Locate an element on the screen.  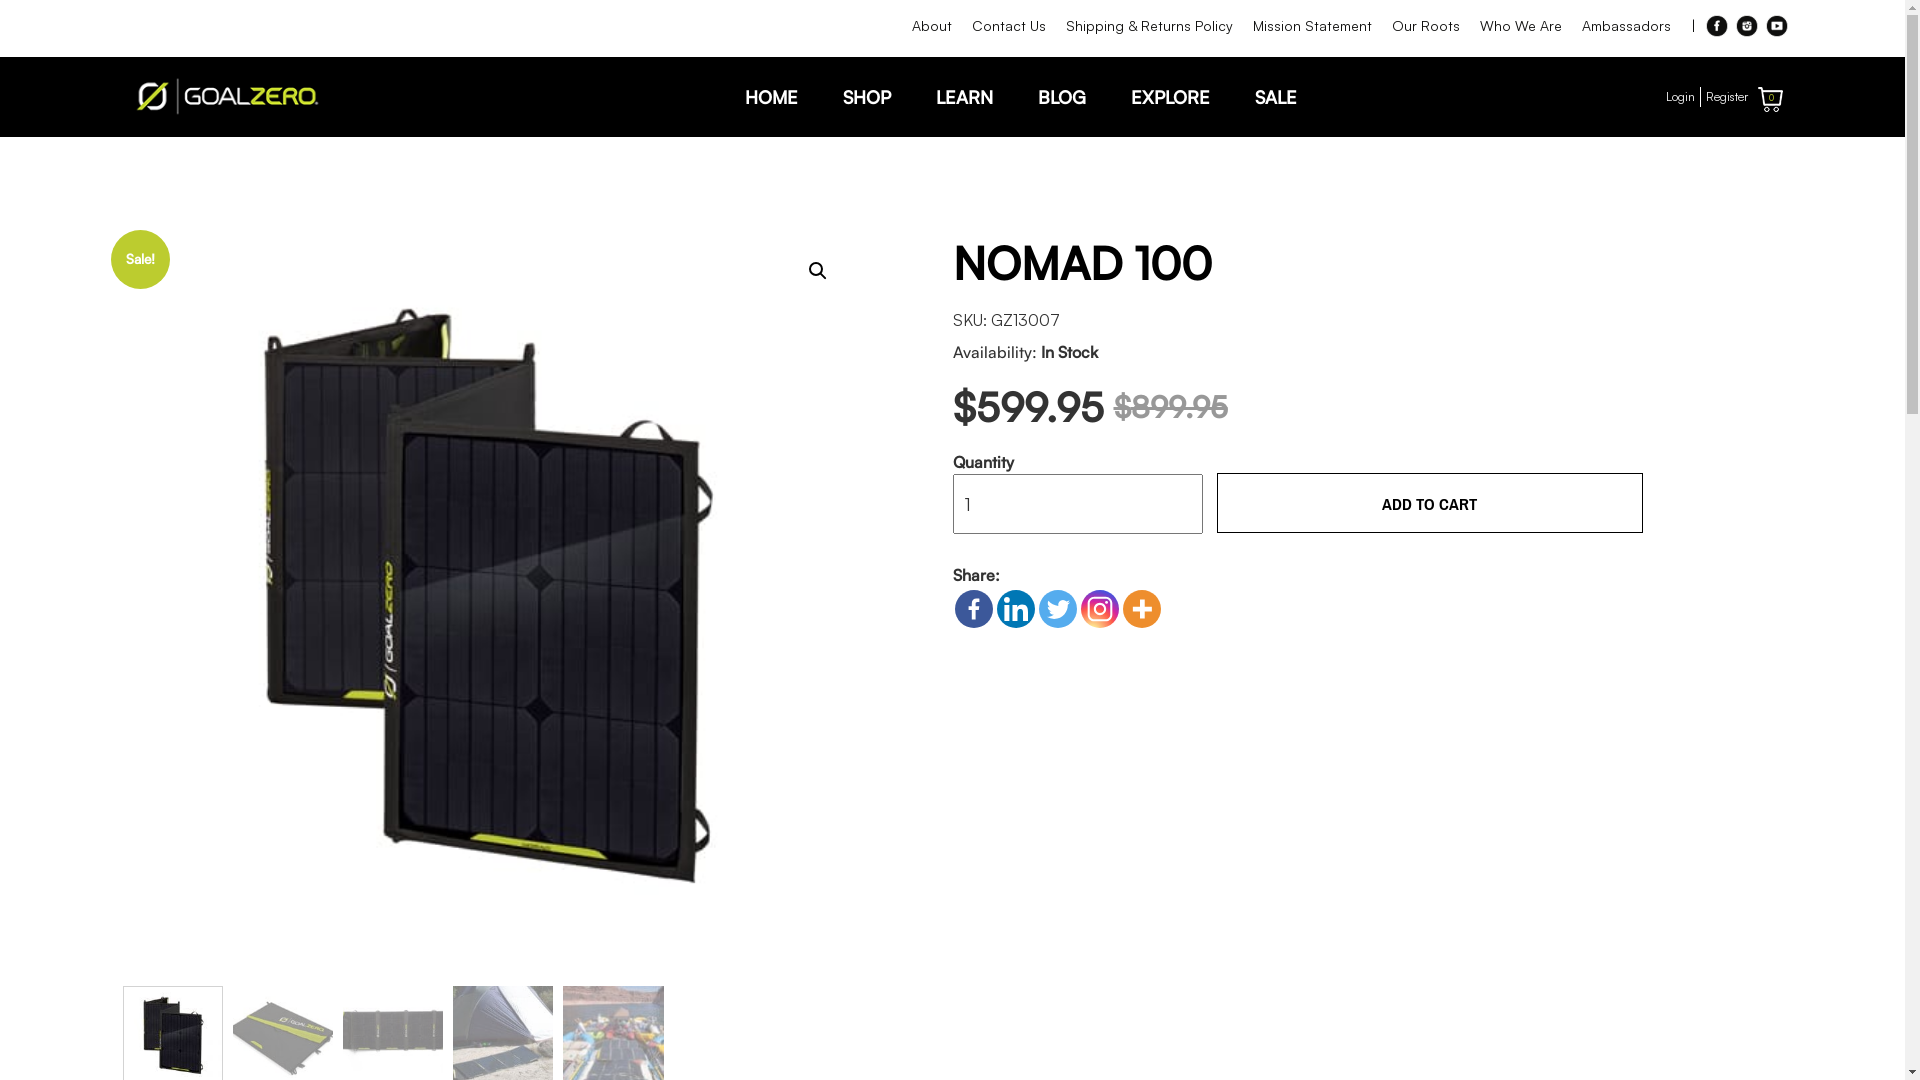
'SALE' is located at coordinates (1274, 96).